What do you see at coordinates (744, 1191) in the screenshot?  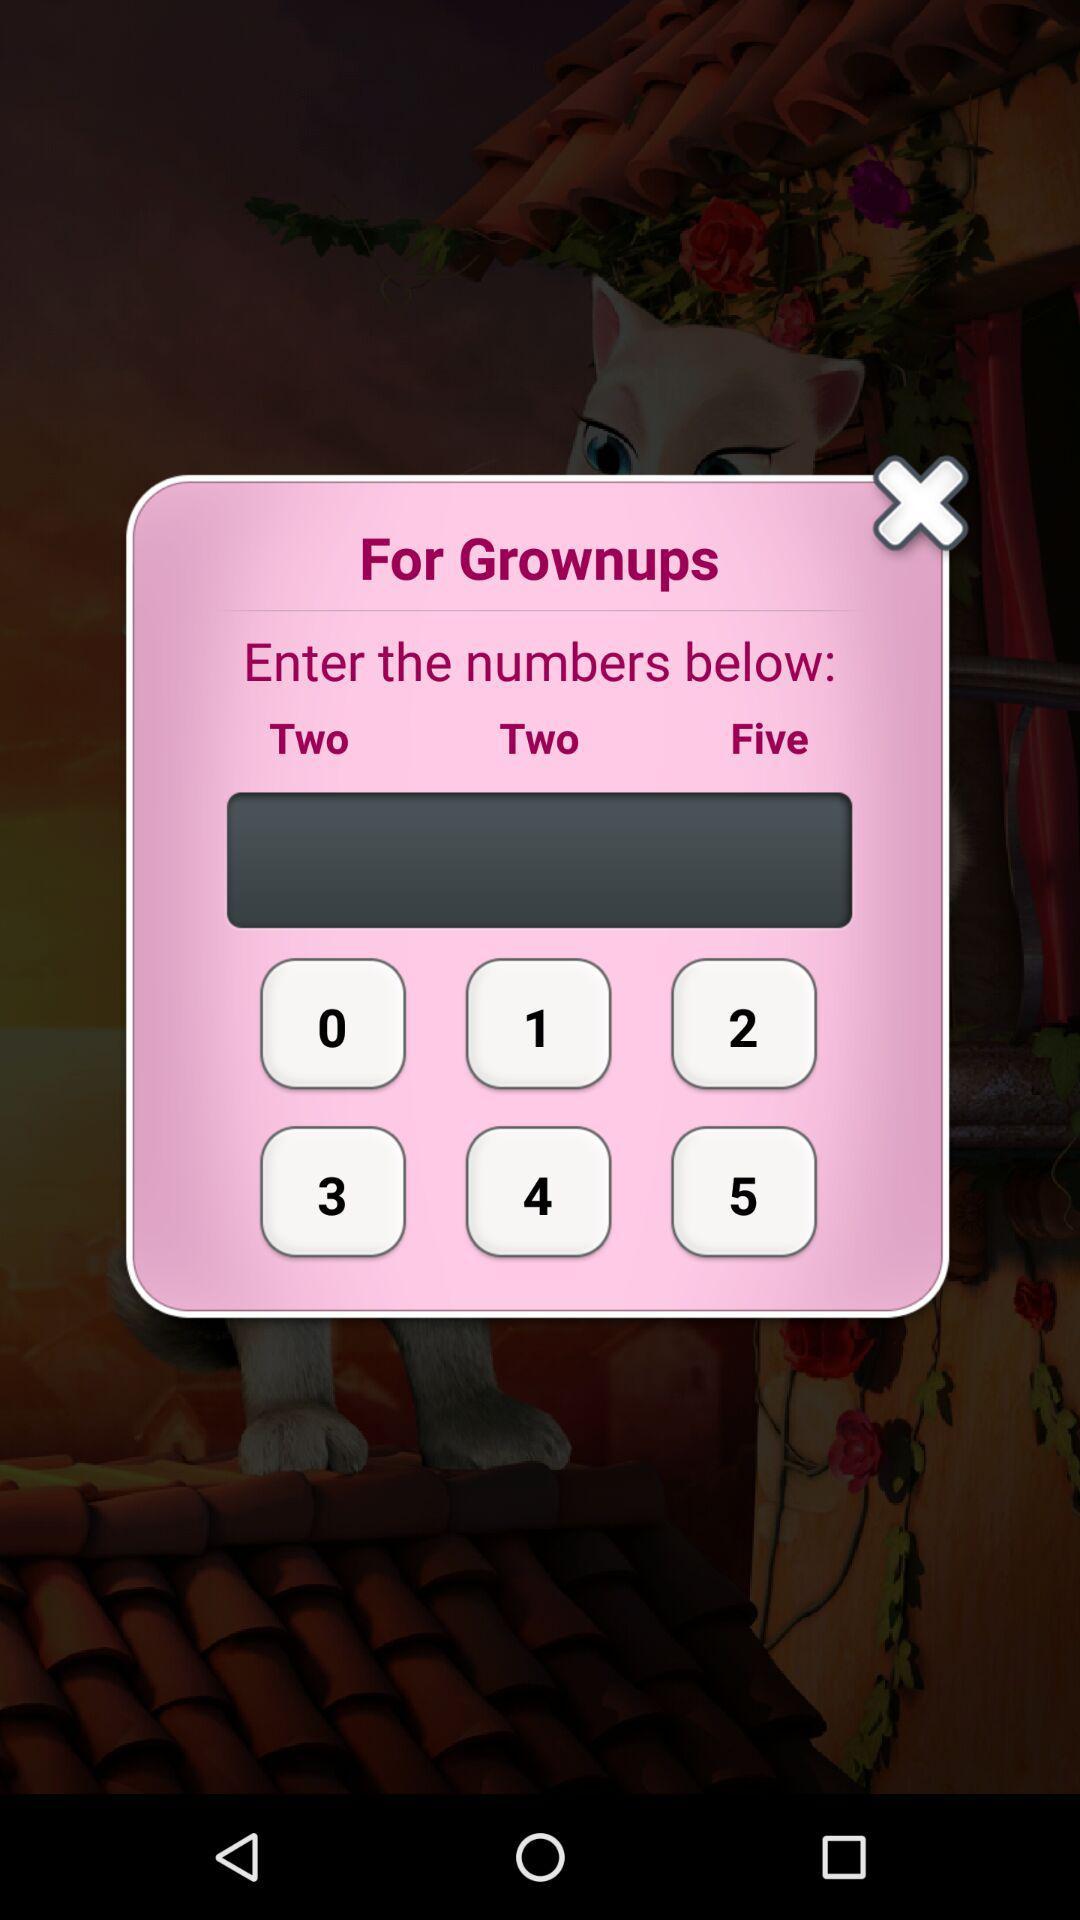 I see `button to the right of the 1` at bounding box center [744, 1191].